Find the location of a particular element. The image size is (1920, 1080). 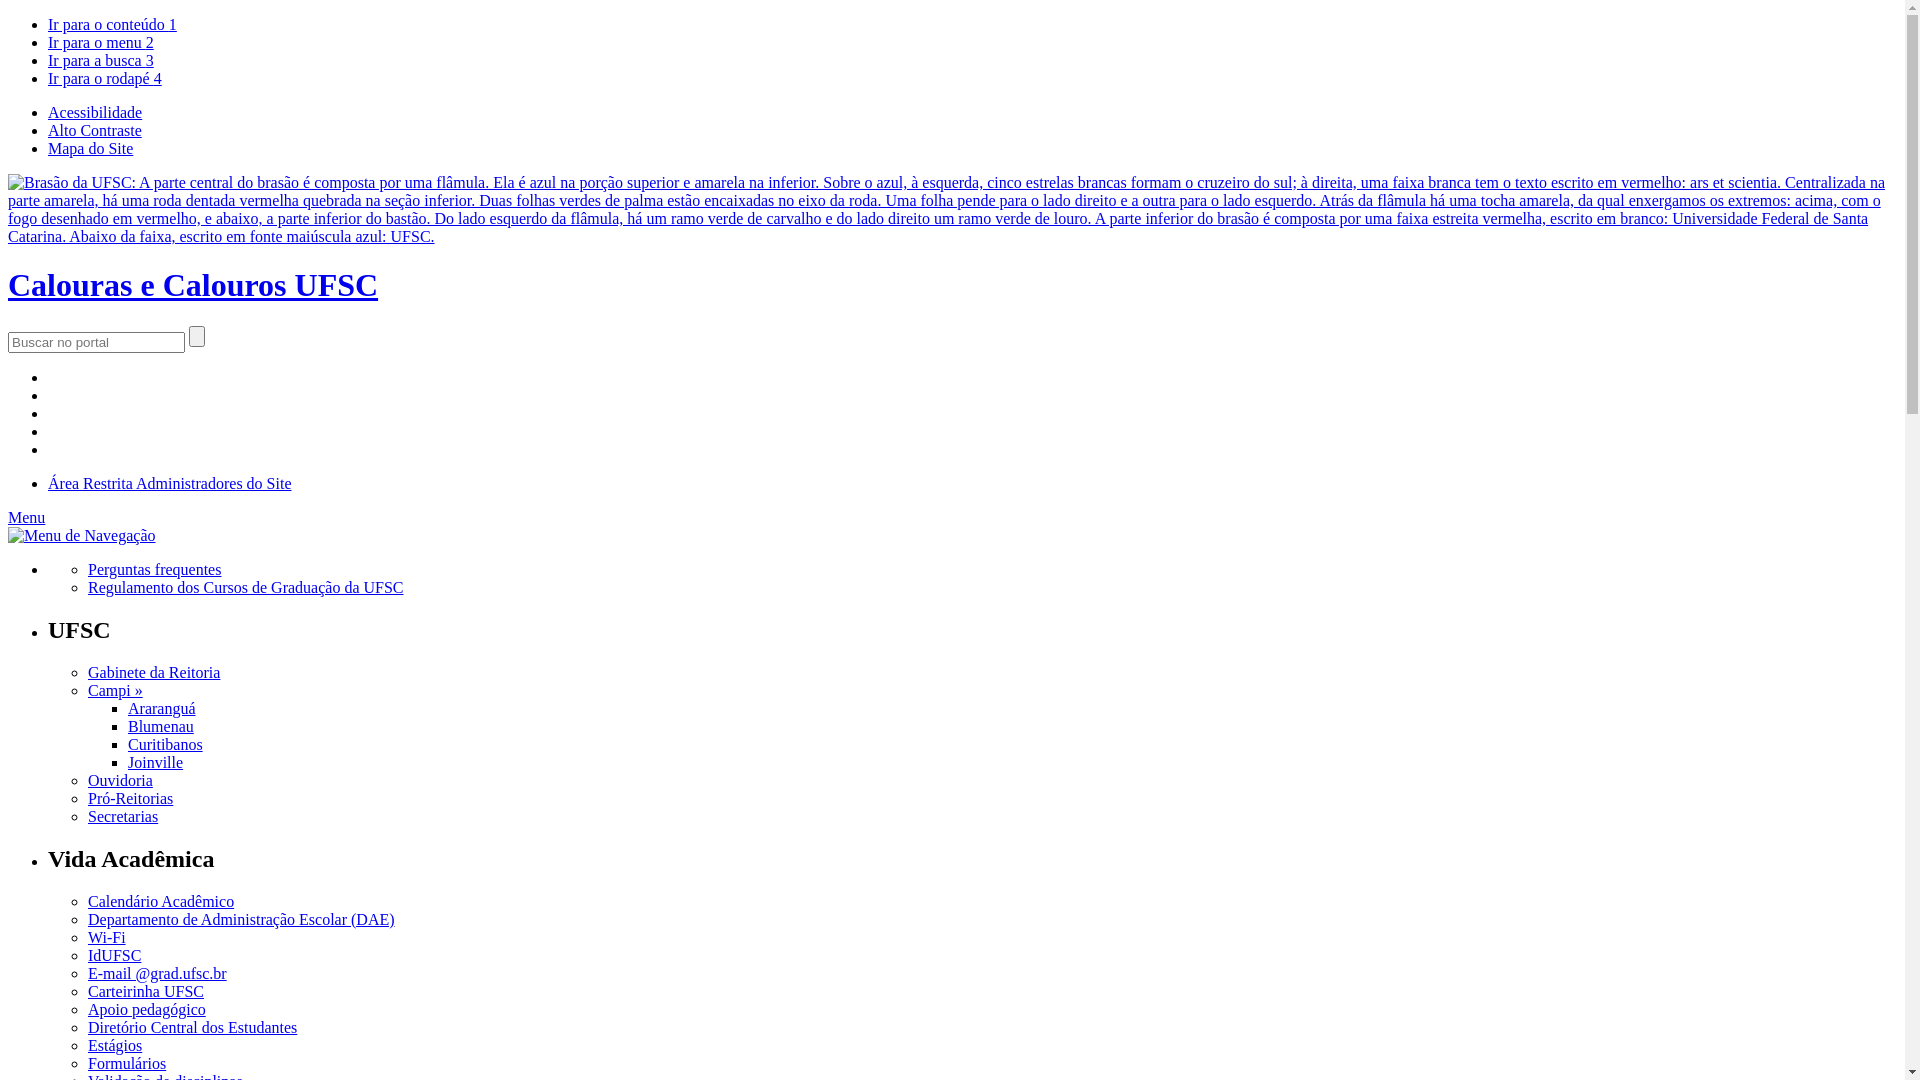

'Joinville' is located at coordinates (154, 762).